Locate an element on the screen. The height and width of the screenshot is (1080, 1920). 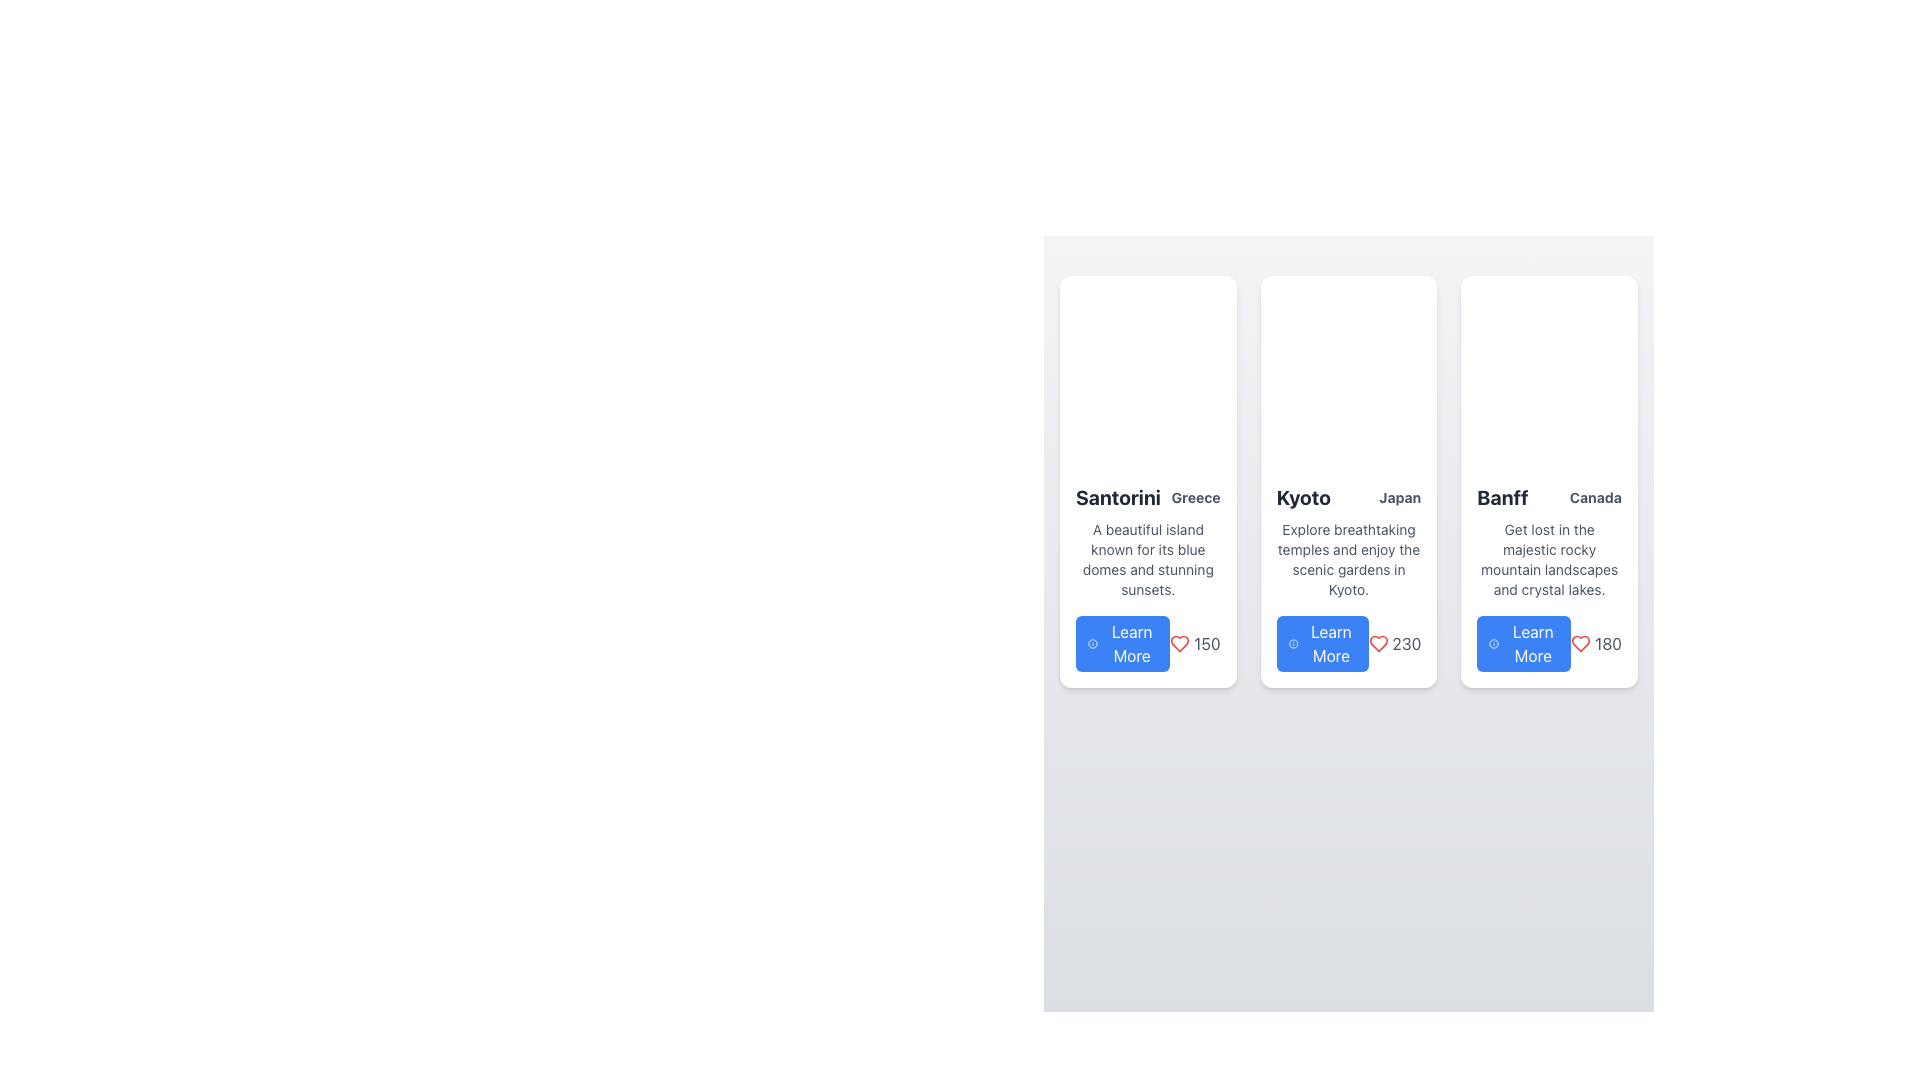
the heart icon button for 'liking' or marking content as favorite, located in the bottom-right corner of the 'Santorini Greece' card is located at coordinates (1180, 644).